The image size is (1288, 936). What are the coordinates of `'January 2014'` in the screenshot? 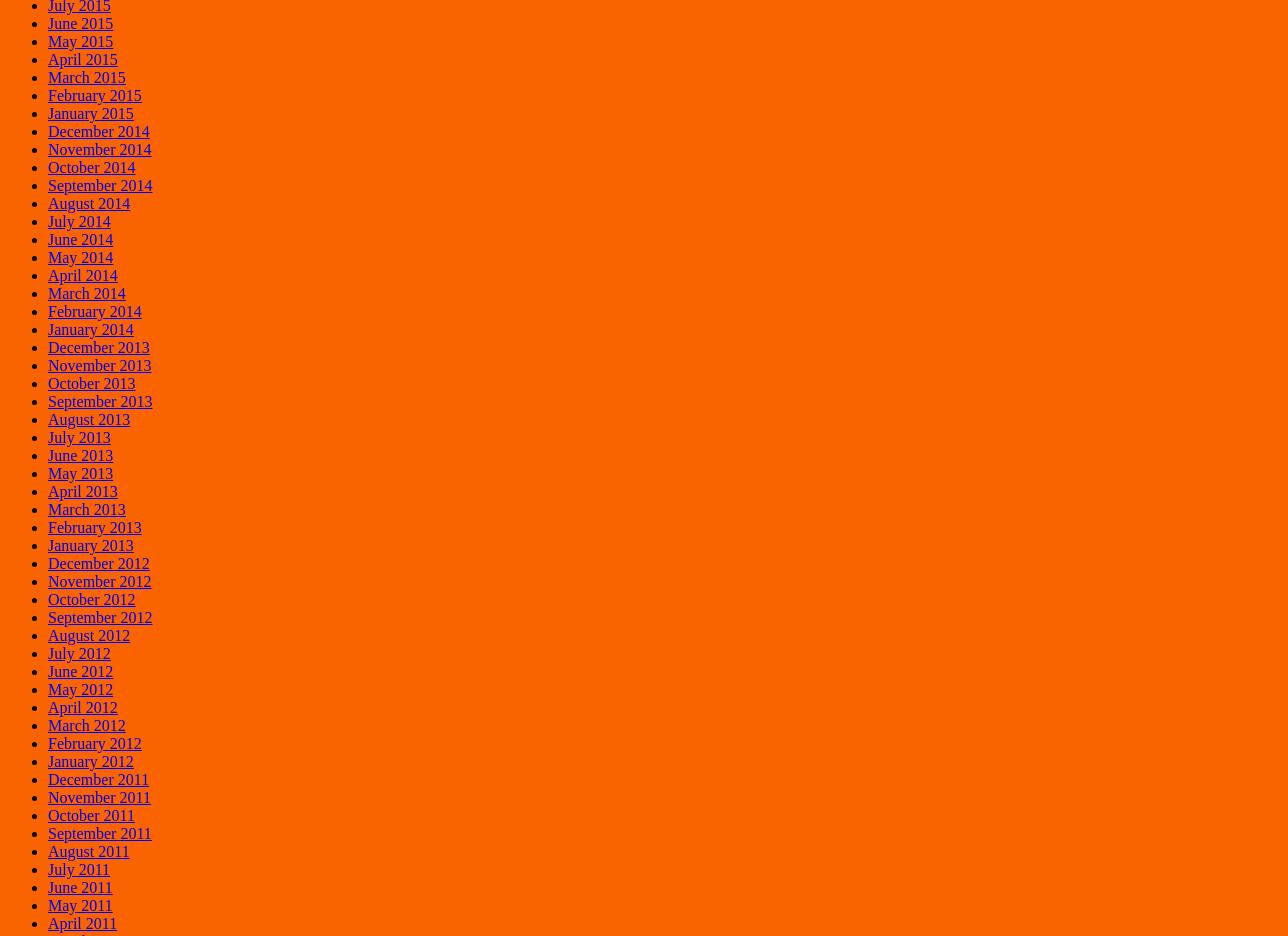 It's located at (89, 327).